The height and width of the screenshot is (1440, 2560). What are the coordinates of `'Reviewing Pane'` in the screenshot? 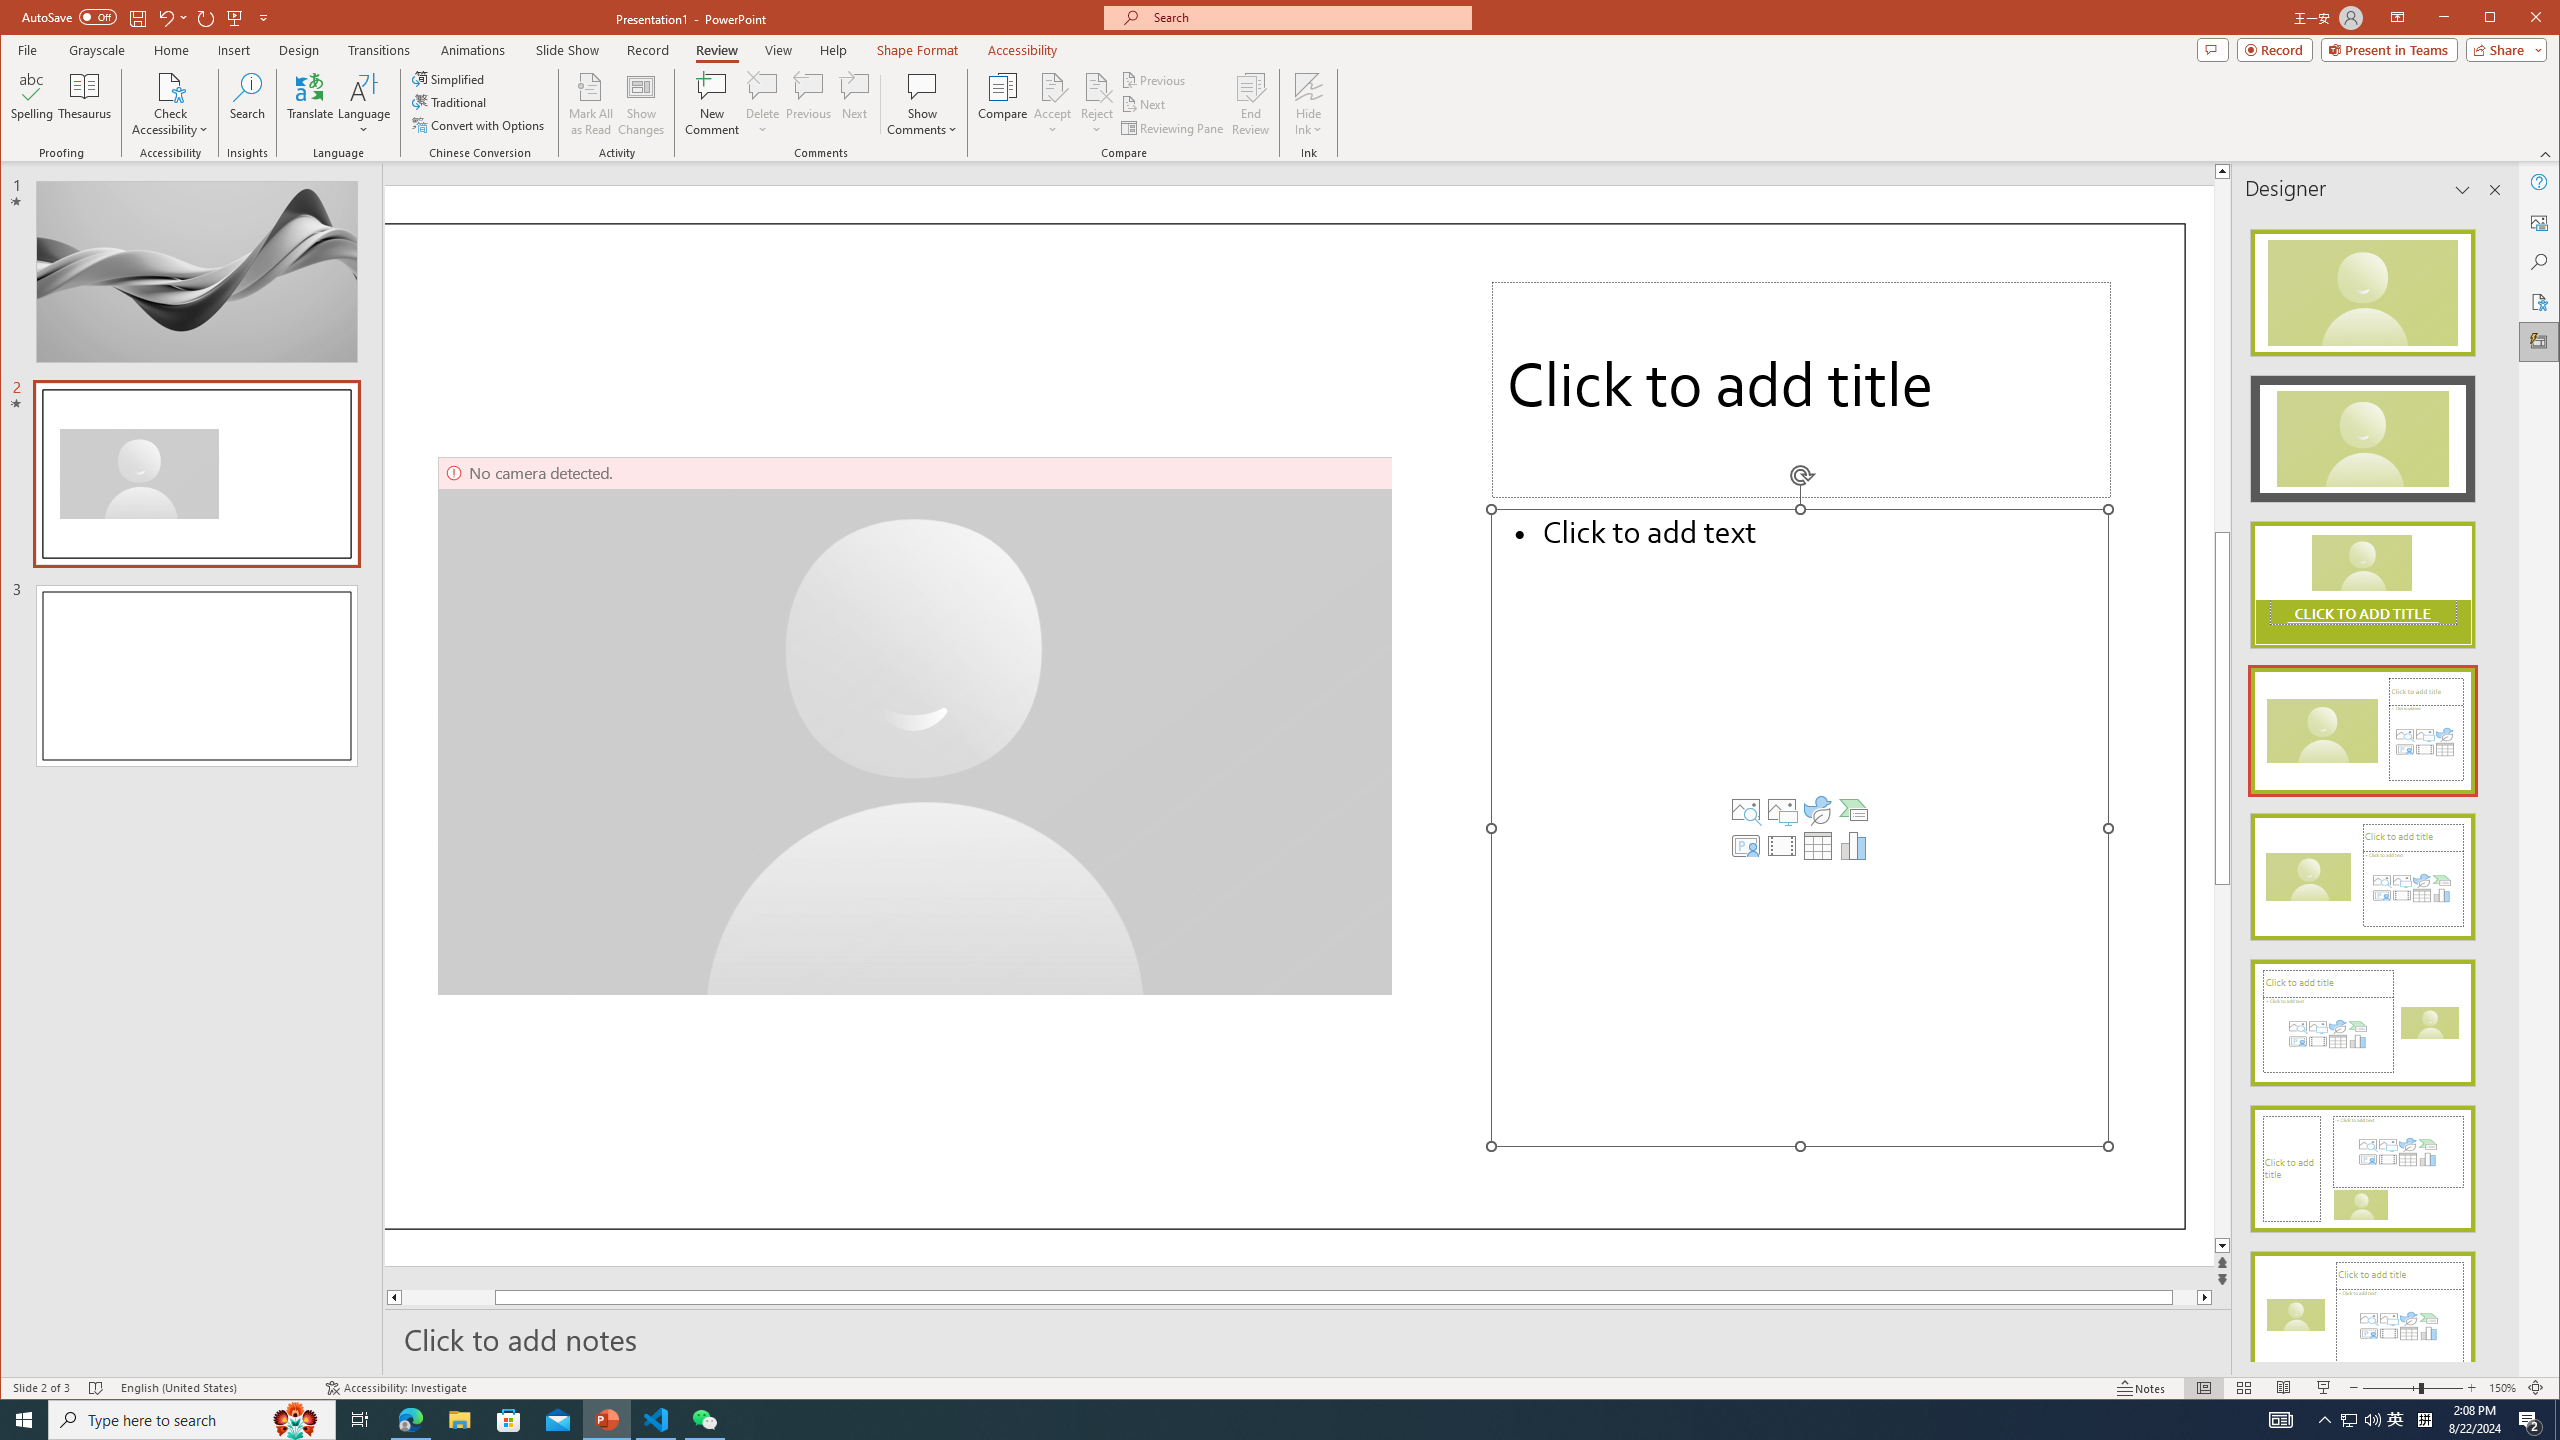 It's located at (1173, 127).